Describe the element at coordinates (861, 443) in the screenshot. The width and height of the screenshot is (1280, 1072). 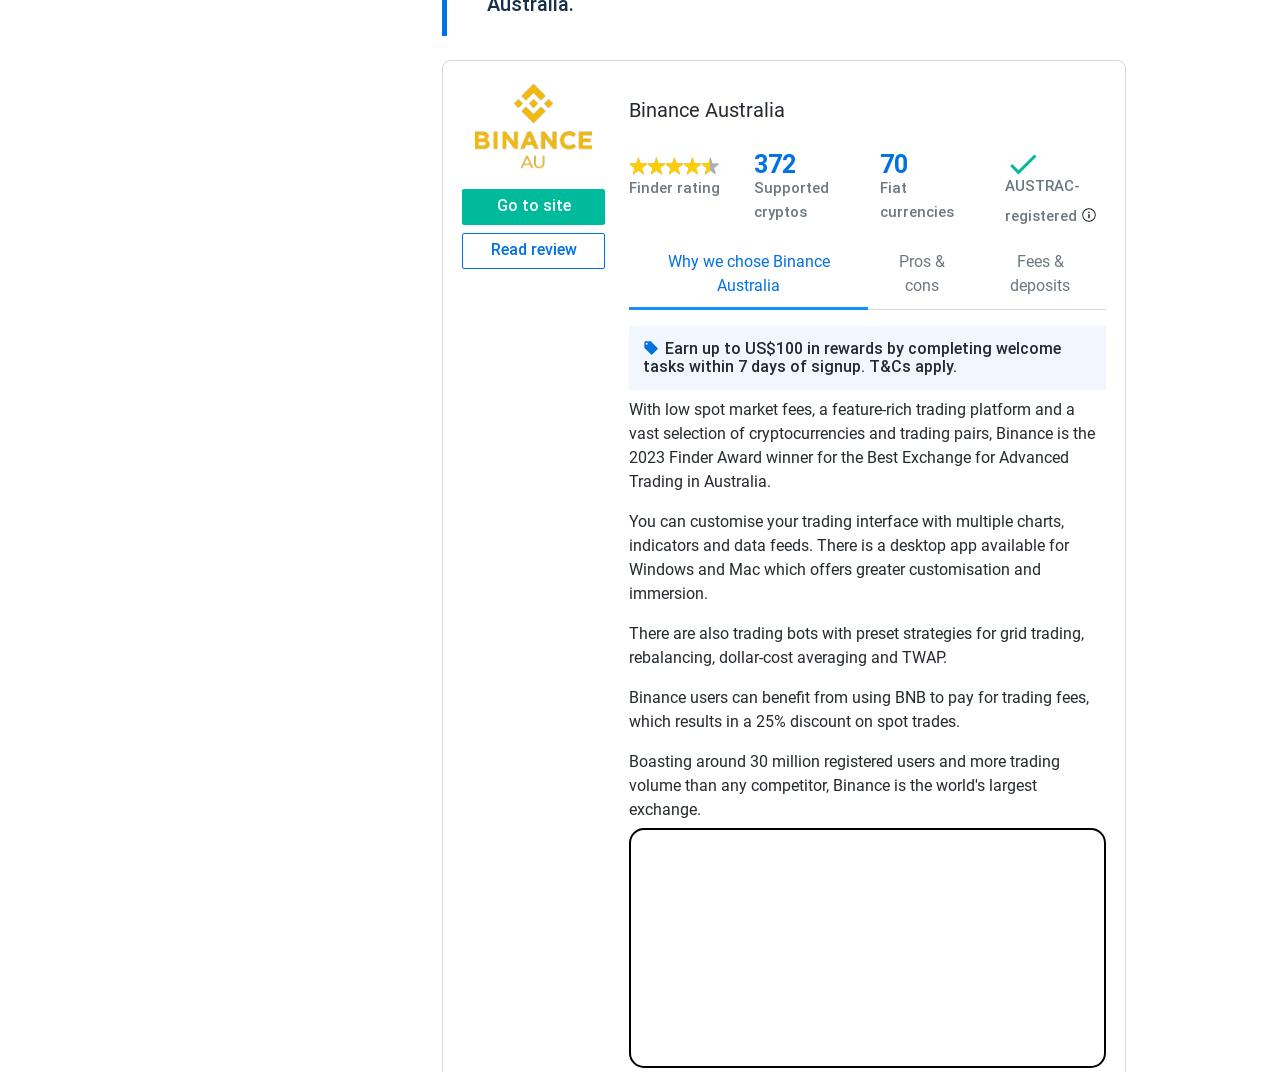
I see `'With low spot market fees, a feature-rich trading platform and a vast selection of cryptocurrencies and trading pairs, Binance is the 2023 Finder Award winner for the Best Exchange for Advanced Trading in Australia.'` at that location.